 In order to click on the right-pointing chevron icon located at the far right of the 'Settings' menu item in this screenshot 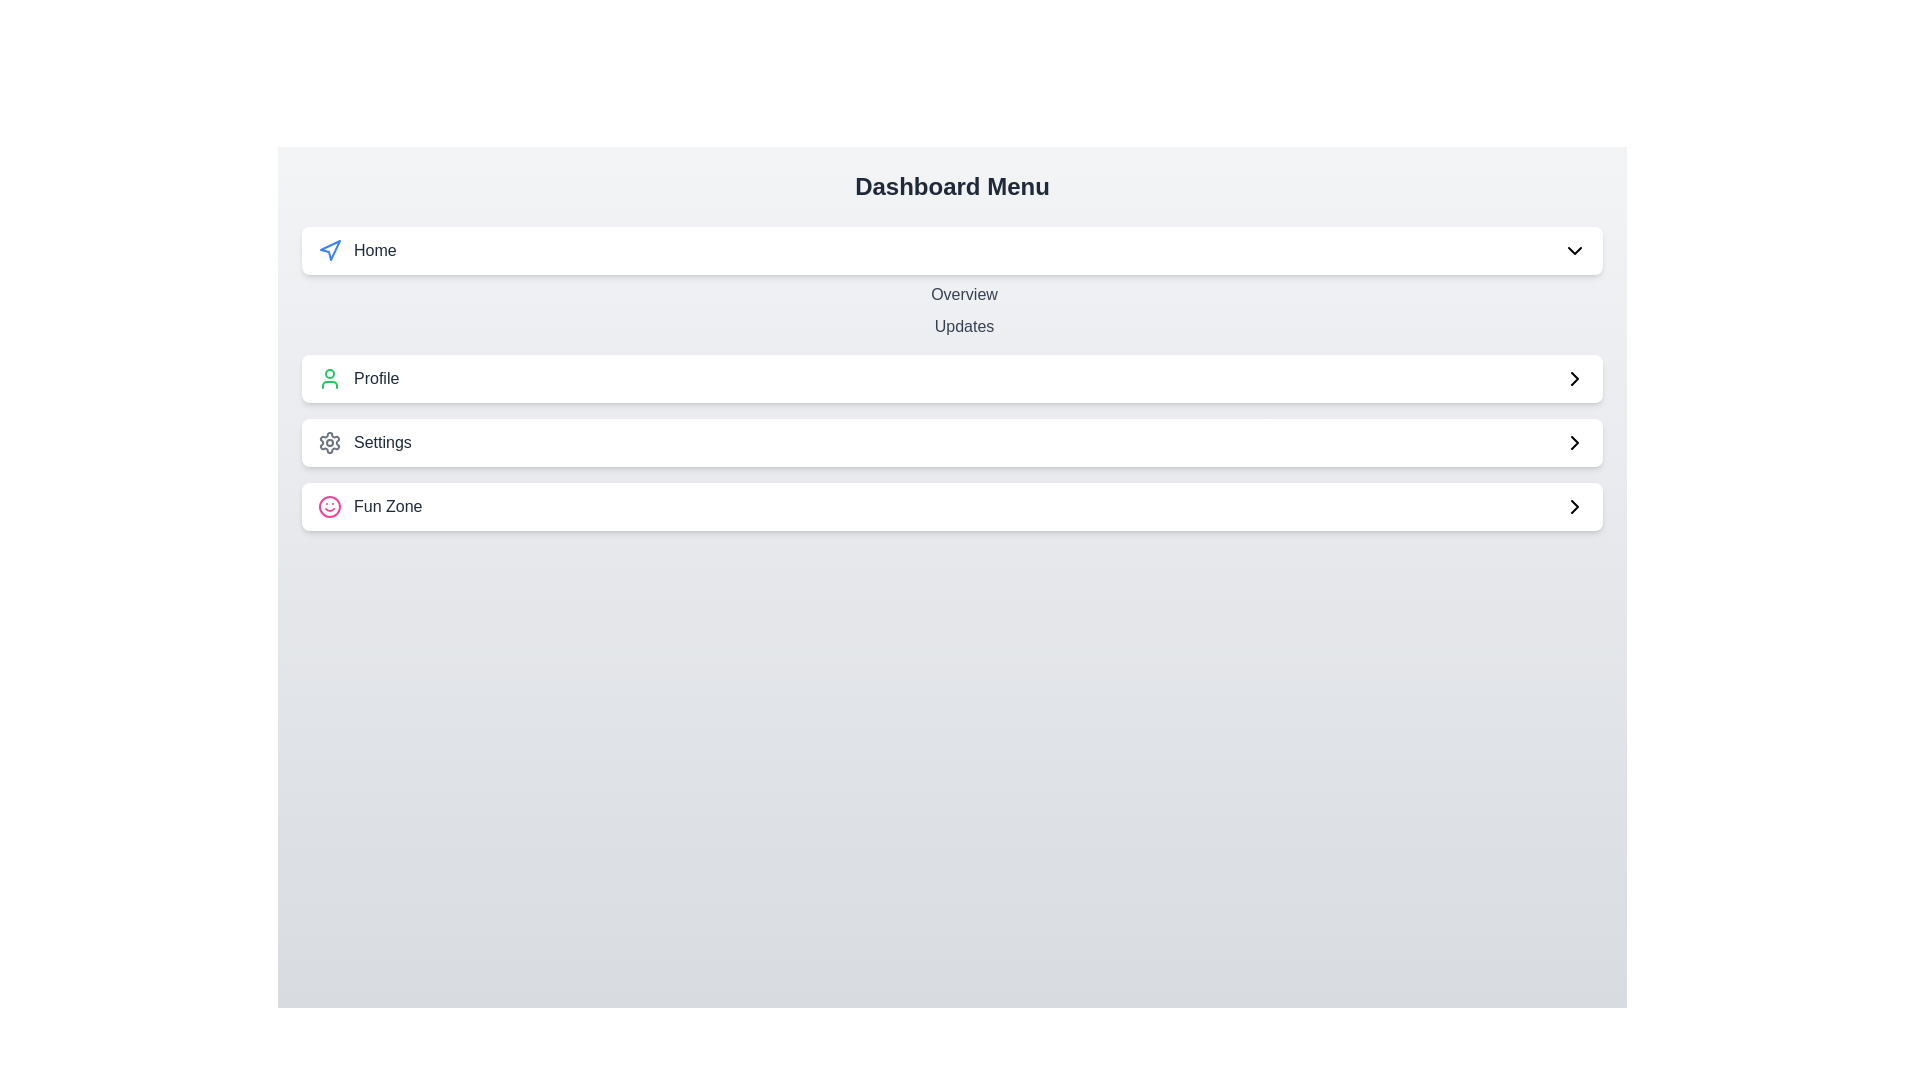, I will do `click(1573, 442)`.